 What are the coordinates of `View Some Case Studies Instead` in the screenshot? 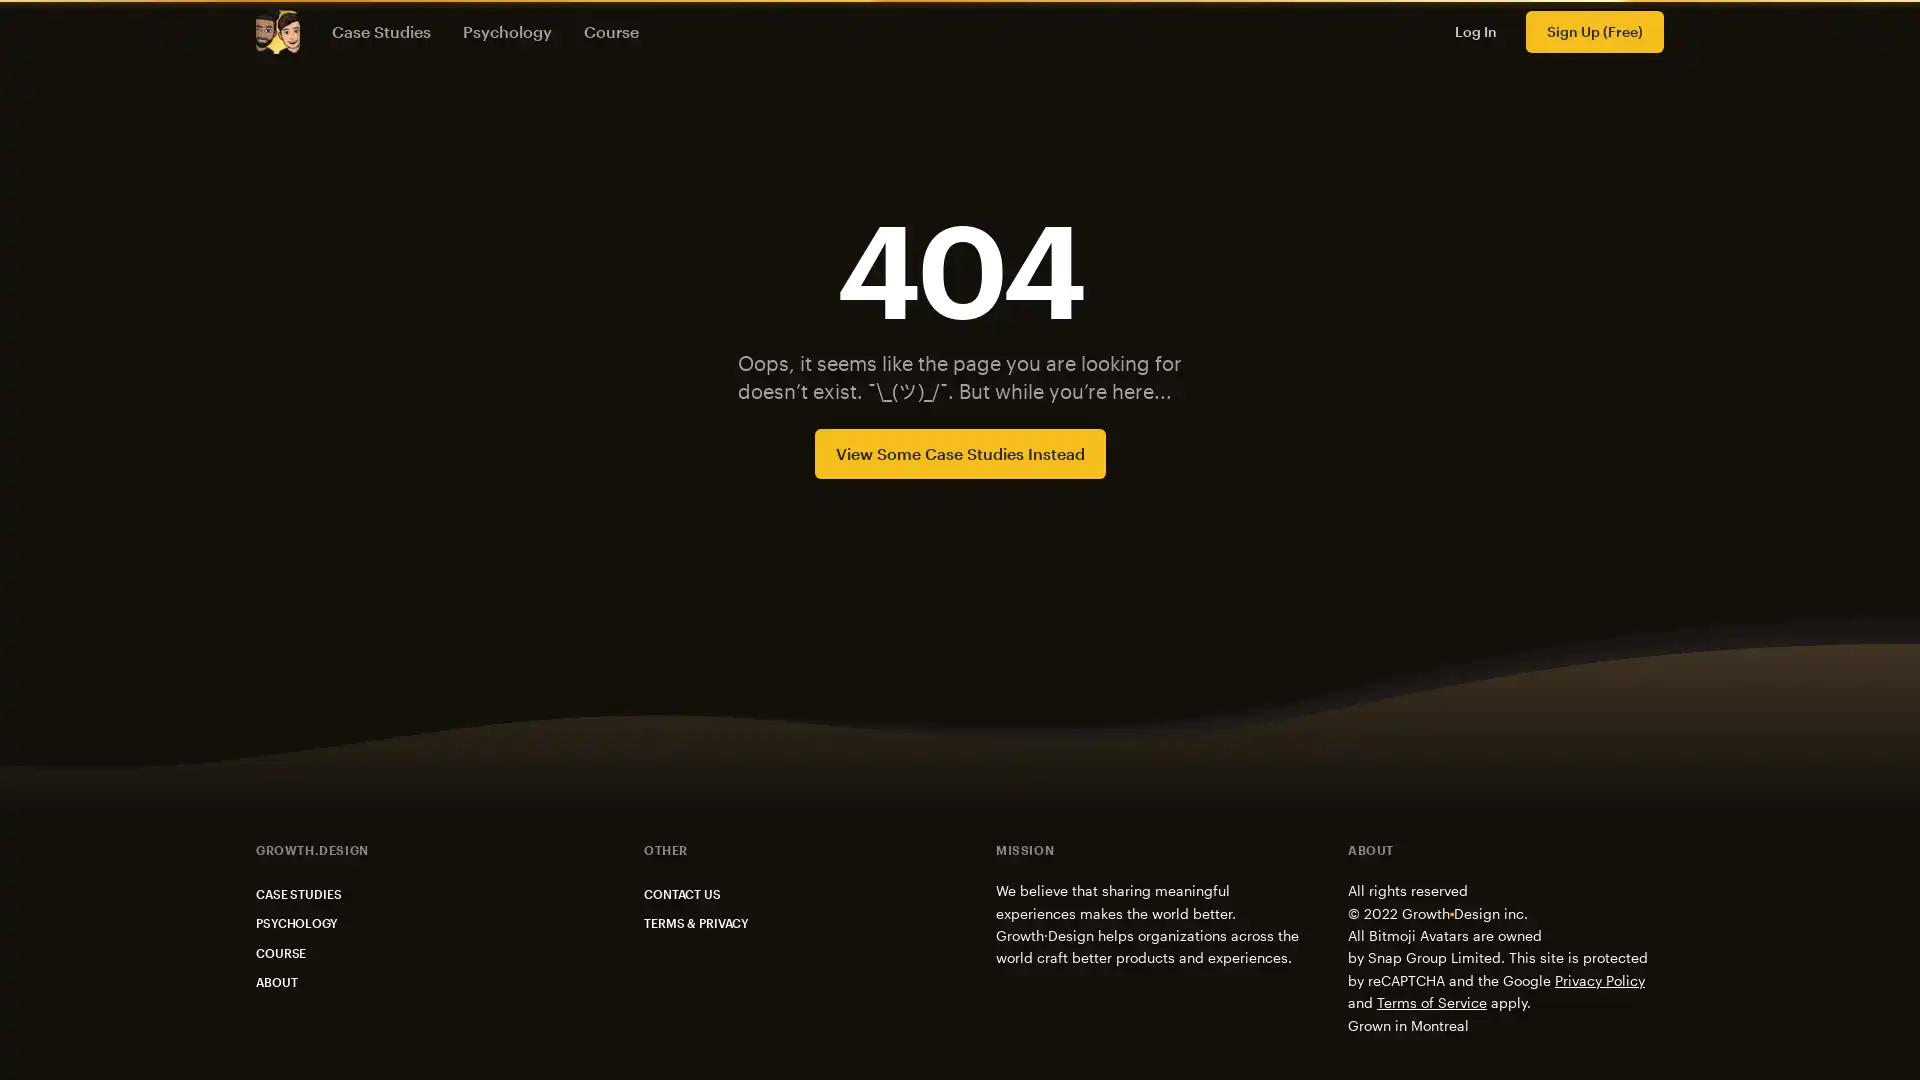 It's located at (958, 452).